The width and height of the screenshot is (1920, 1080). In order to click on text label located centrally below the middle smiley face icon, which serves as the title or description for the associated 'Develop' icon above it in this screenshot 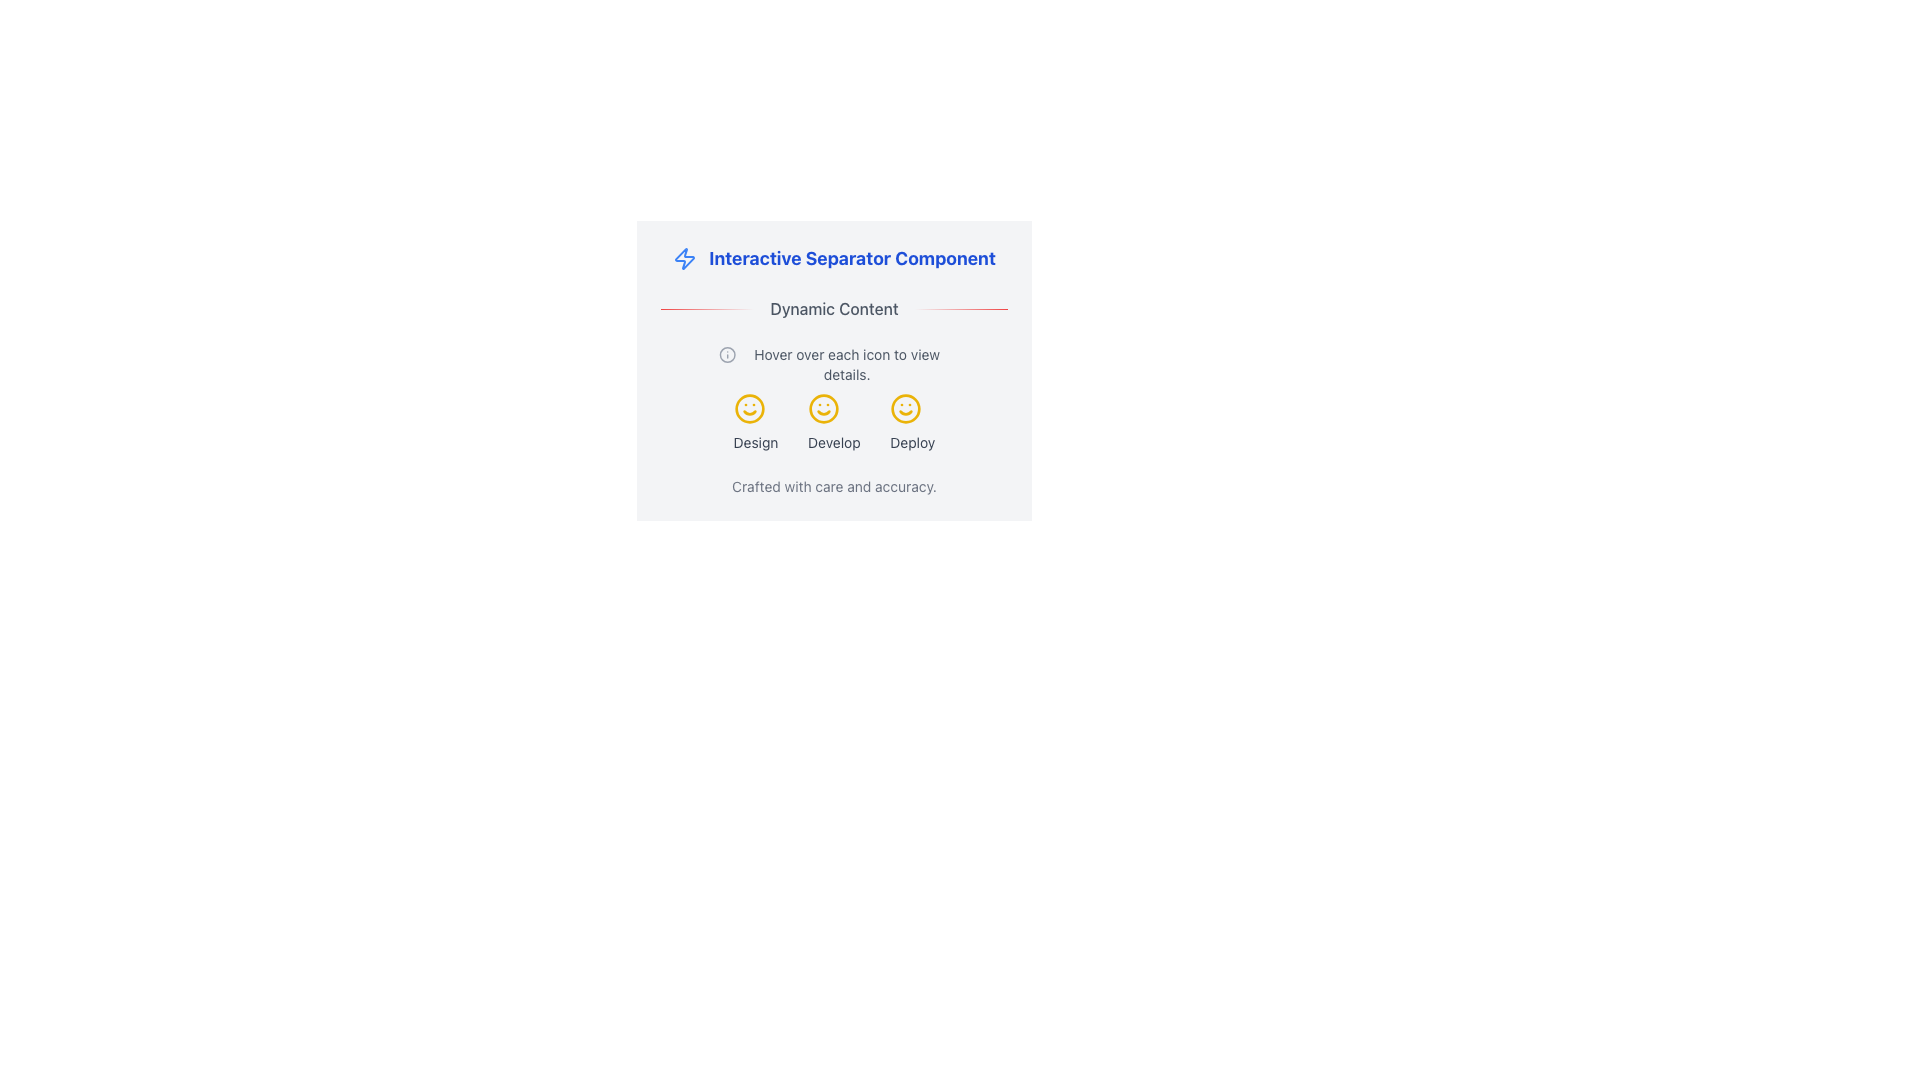, I will do `click(834, 442)`.